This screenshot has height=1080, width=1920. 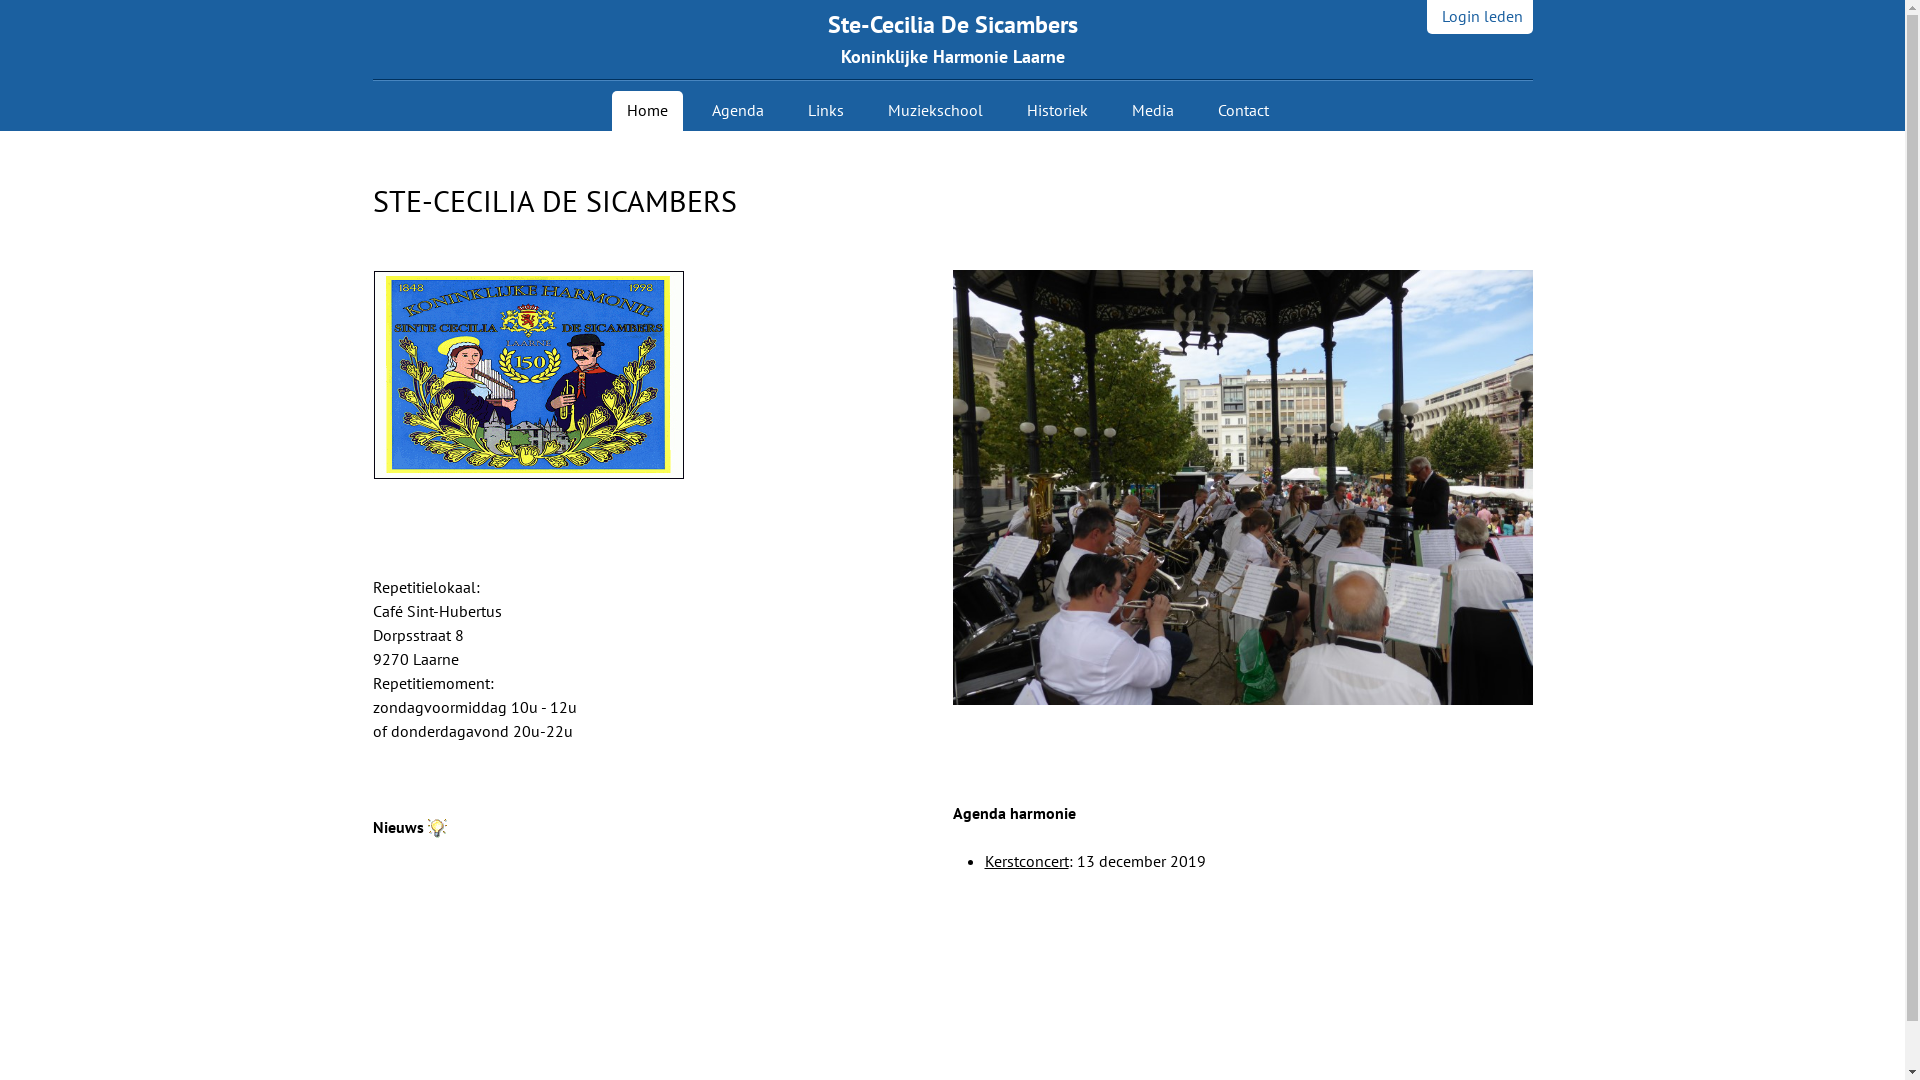 I want to click on 'Kerstconcert', so click(x=1026, y=859).